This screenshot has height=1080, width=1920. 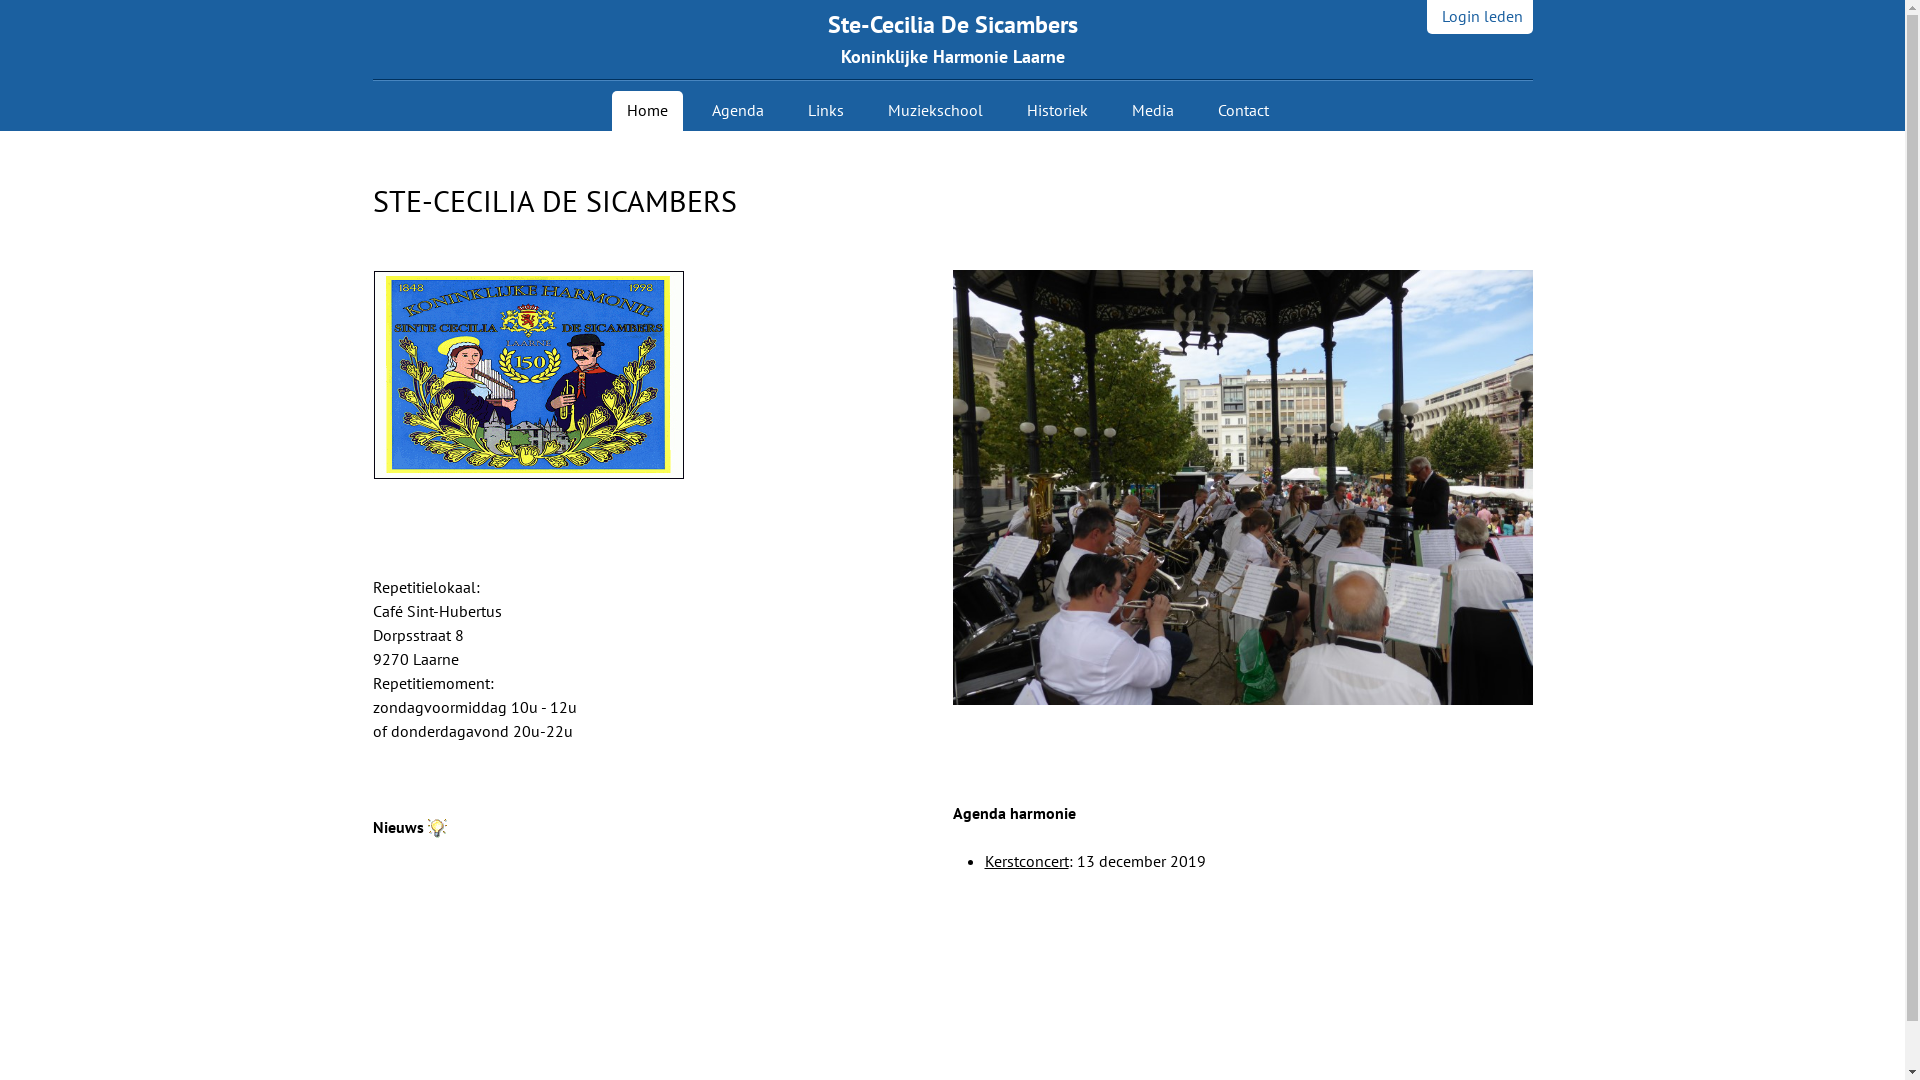 I want to click on 'Kerstconcert', so click(x=1026, y=859).